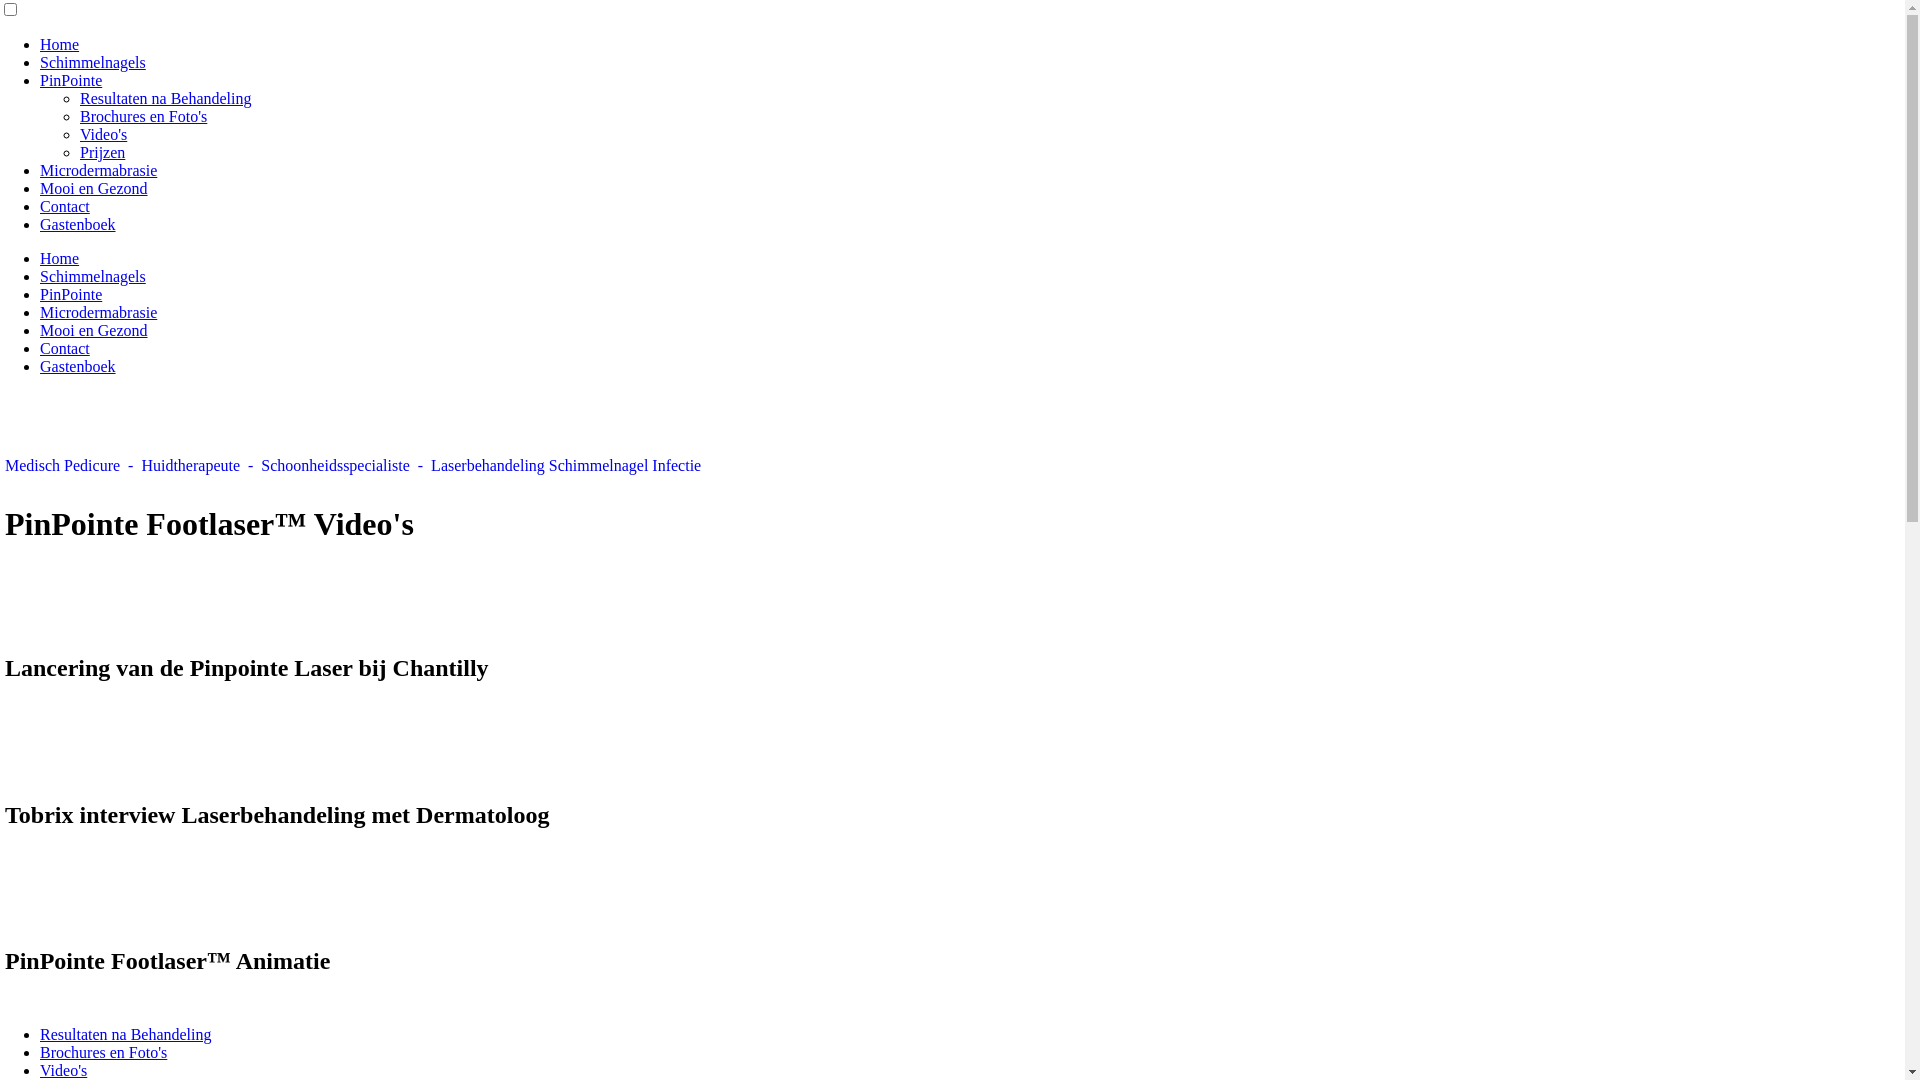 This screenshot has width=1920, height=1080. What do you see at coordinates (97, 312) in the screenshot?
I see `'Microdermabrasie'` at bounding box center [97, 312].